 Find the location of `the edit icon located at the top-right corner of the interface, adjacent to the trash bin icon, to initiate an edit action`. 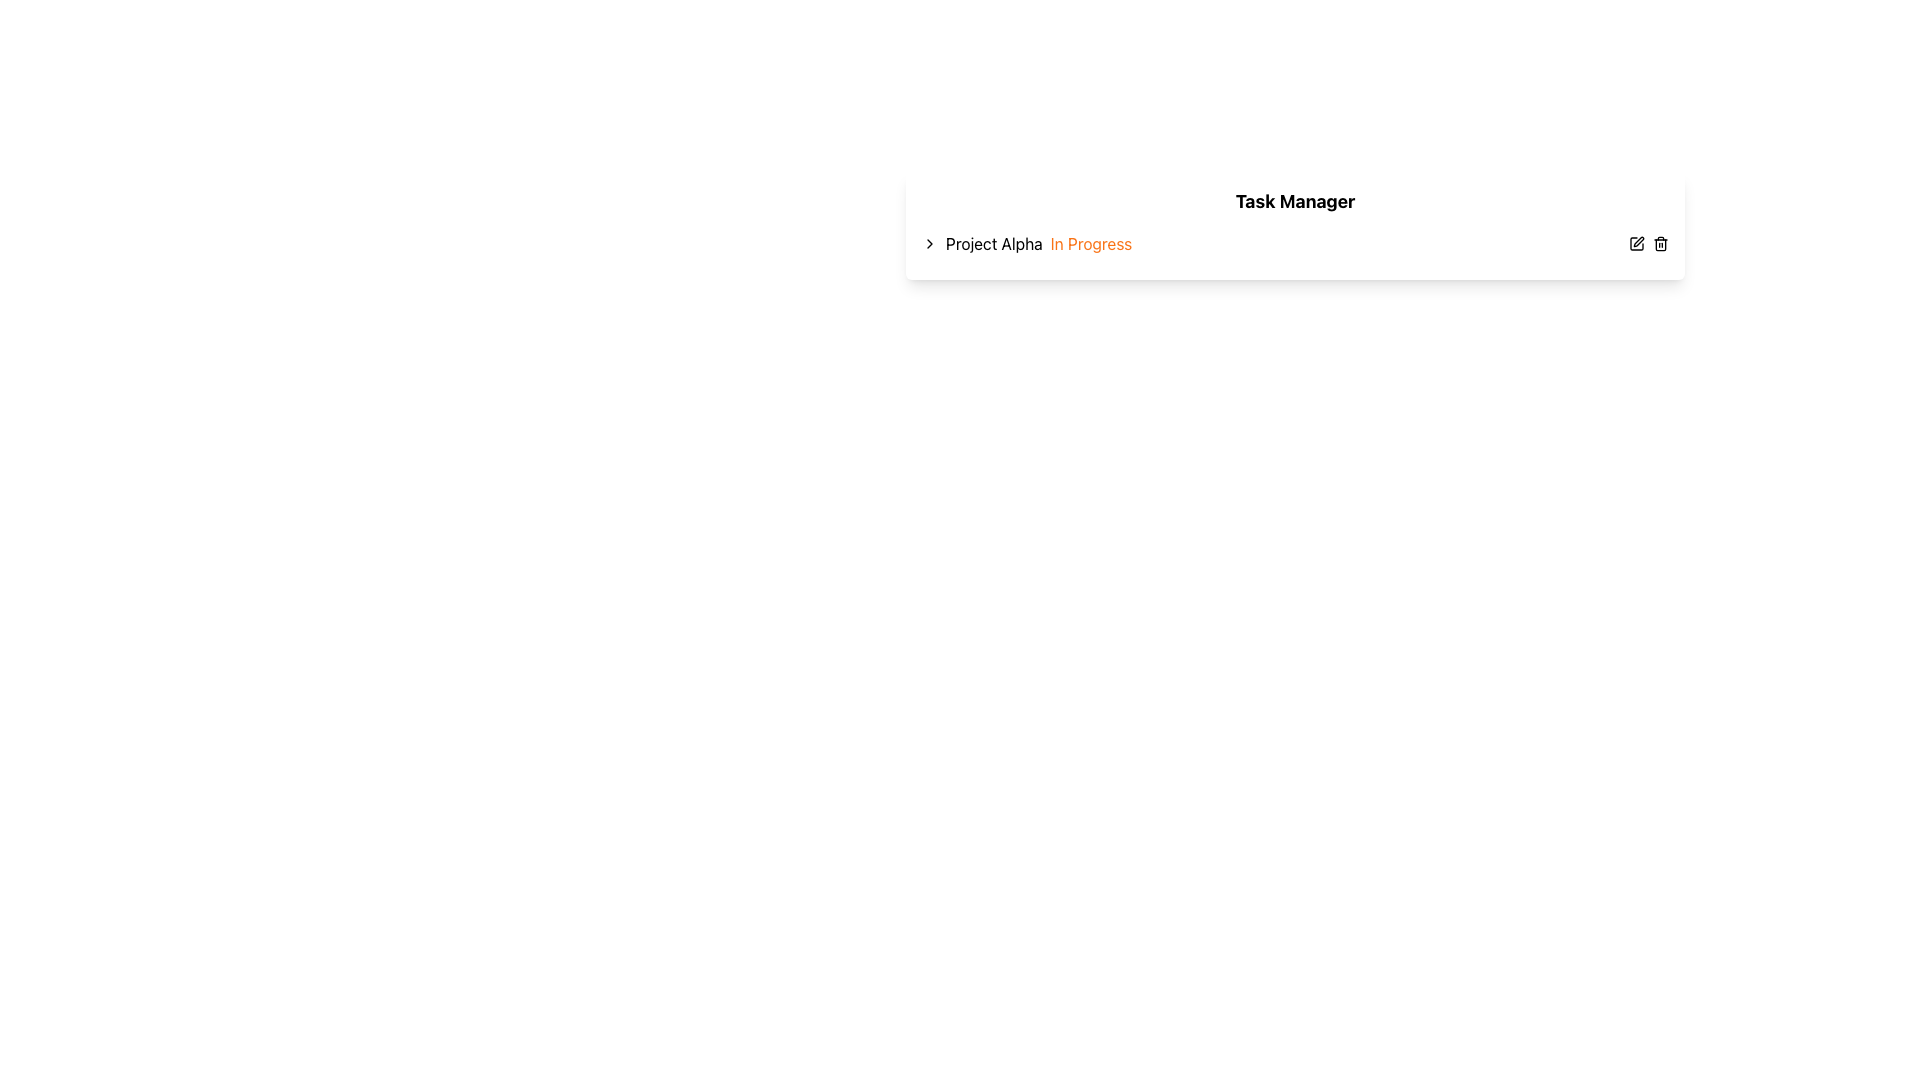

the edit icon located at the top-right corner of the interface, adjacent to the trash bin icon, to initiate an edit action is located at coordinates (1638, 241).